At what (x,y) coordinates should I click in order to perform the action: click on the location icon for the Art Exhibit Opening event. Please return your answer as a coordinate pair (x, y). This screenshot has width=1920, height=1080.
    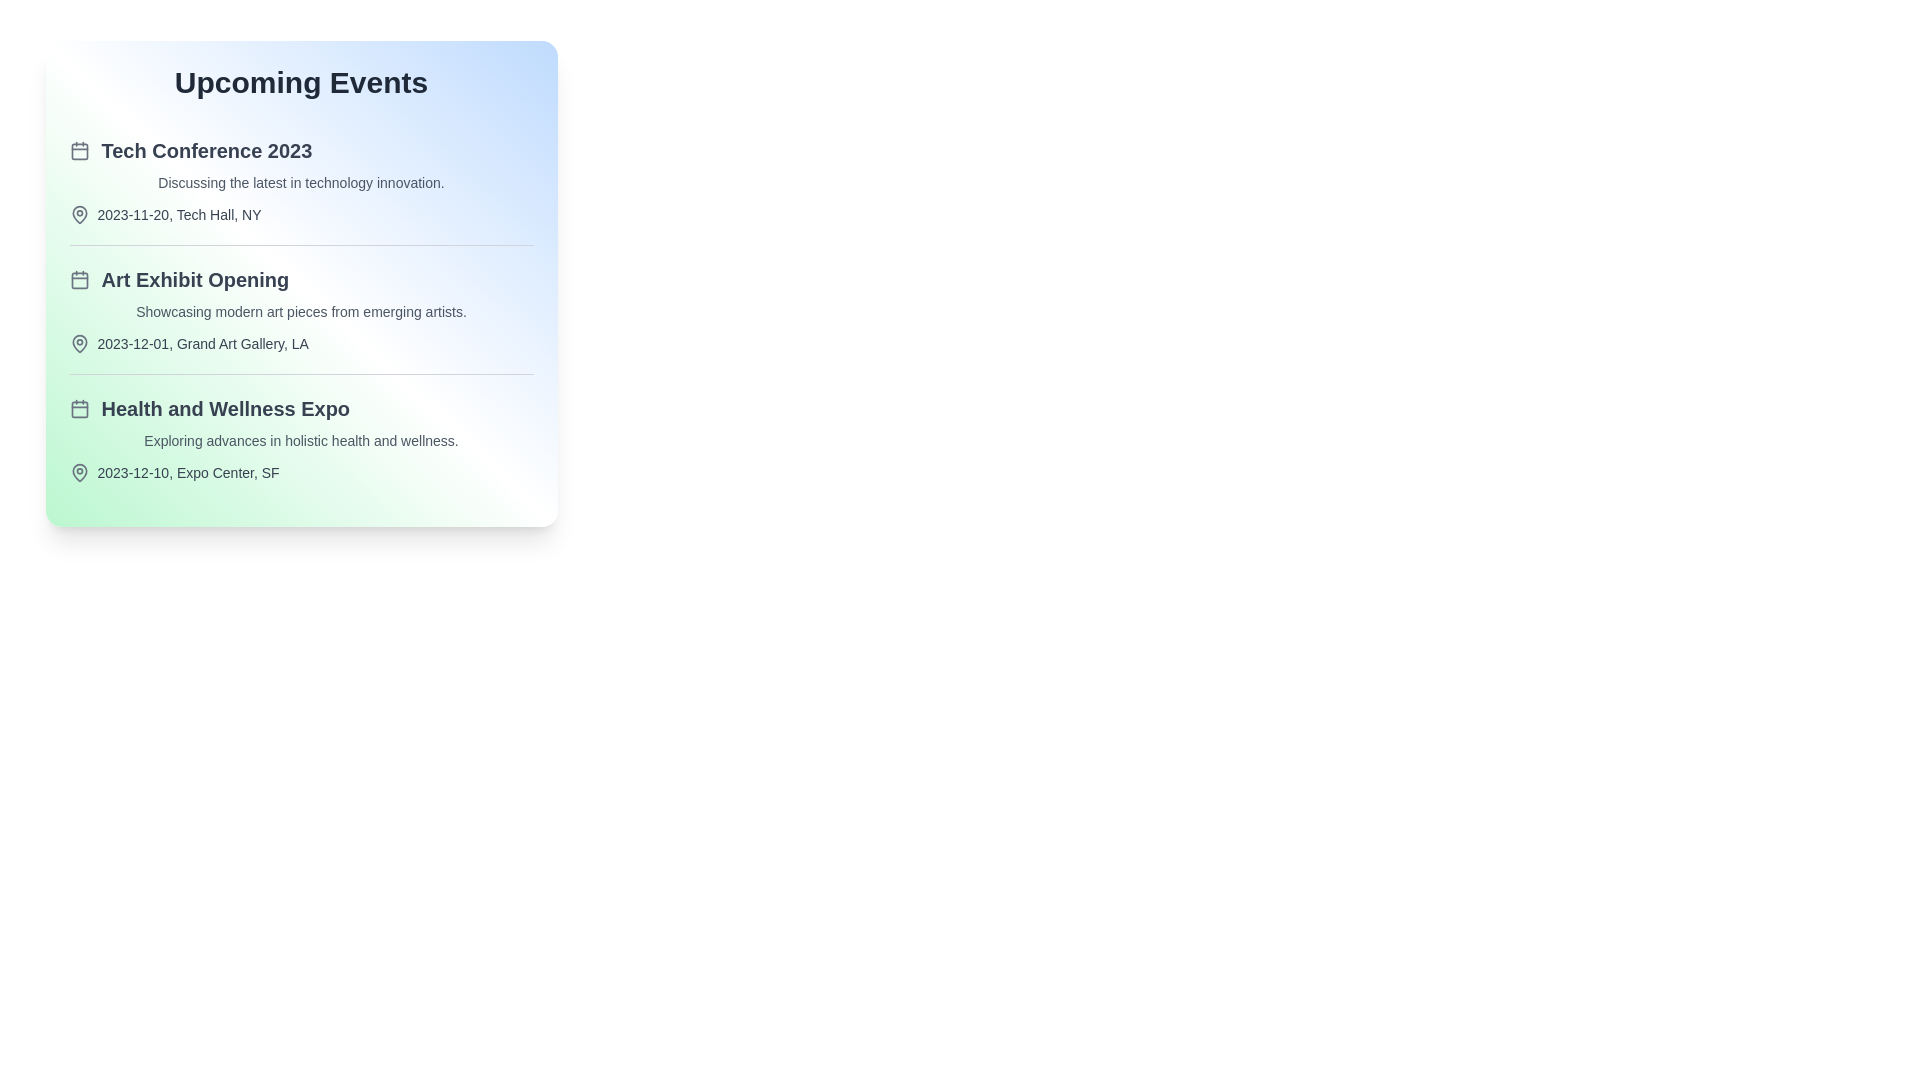
    Looking at the image, I should click on (79, 342).